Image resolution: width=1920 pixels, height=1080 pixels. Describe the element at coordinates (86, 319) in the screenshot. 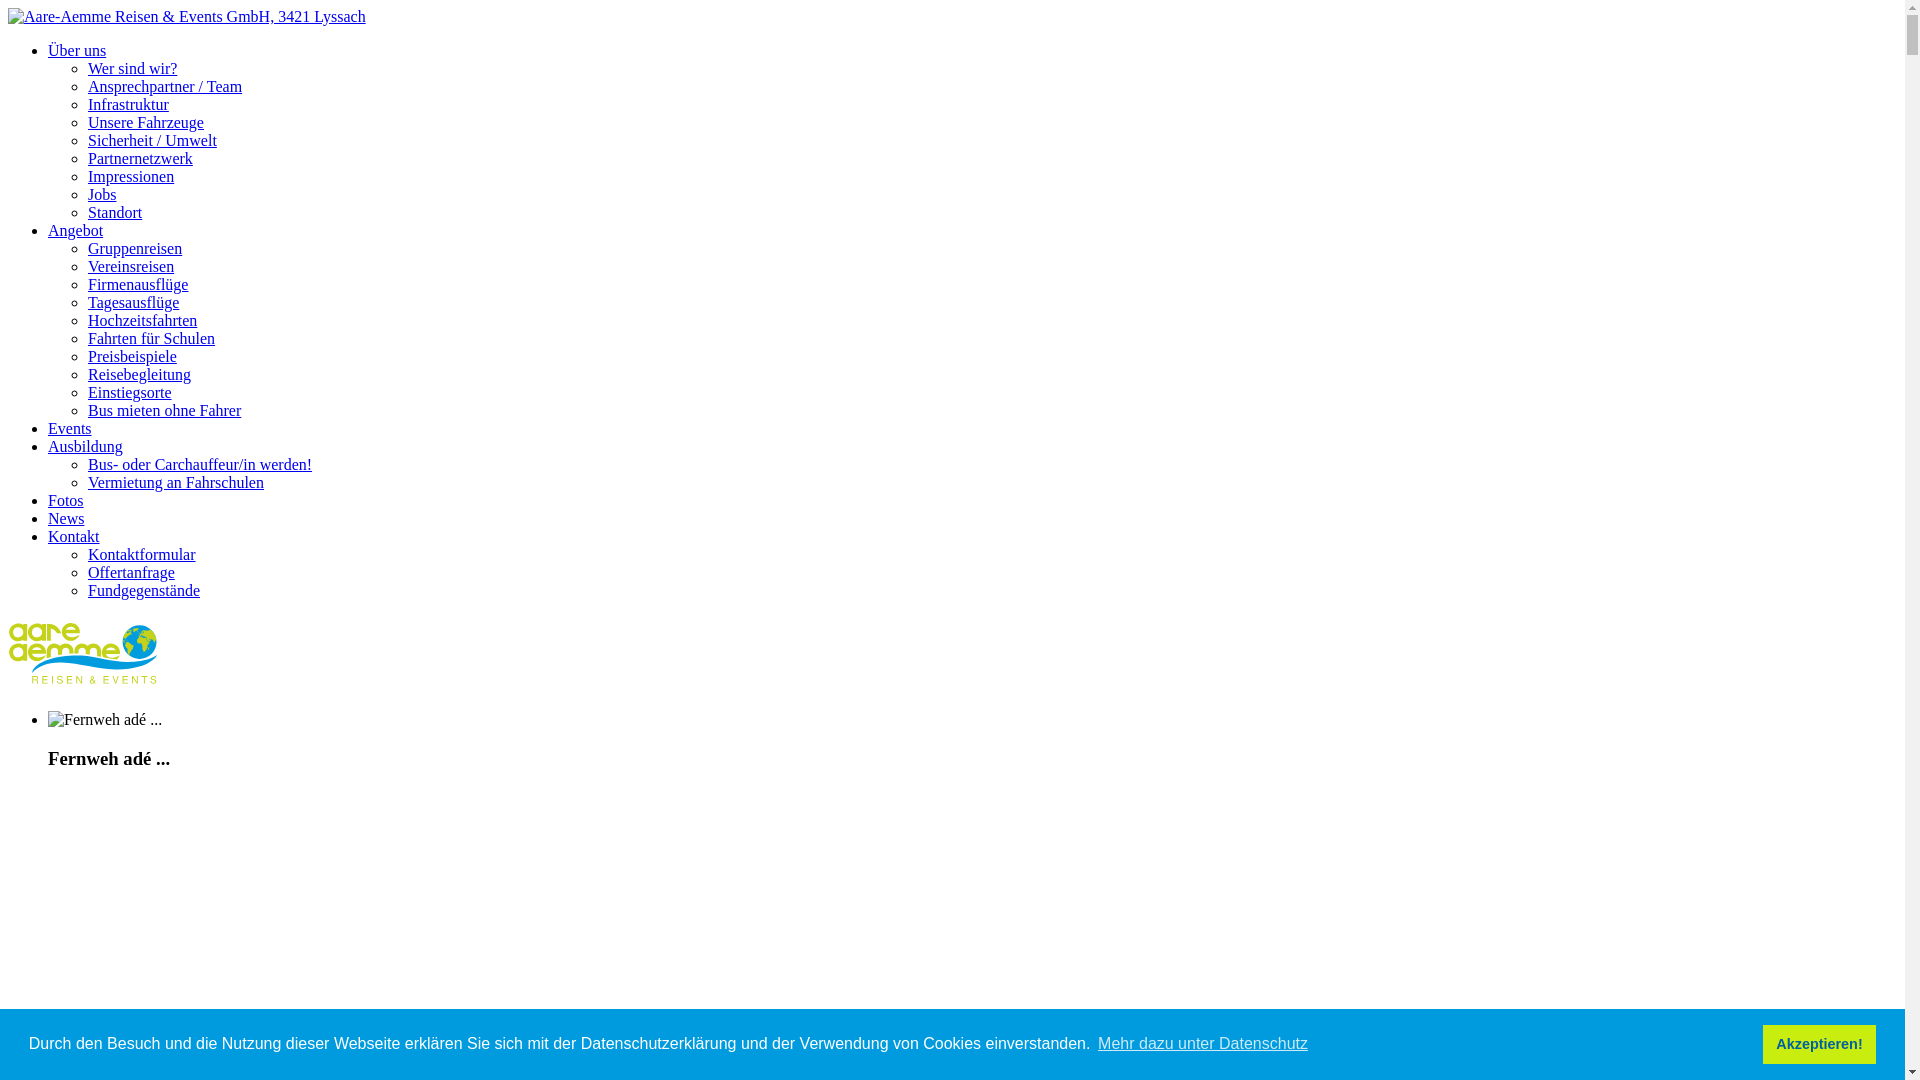

I see `'Hochzeitsfahrten'` at that location.